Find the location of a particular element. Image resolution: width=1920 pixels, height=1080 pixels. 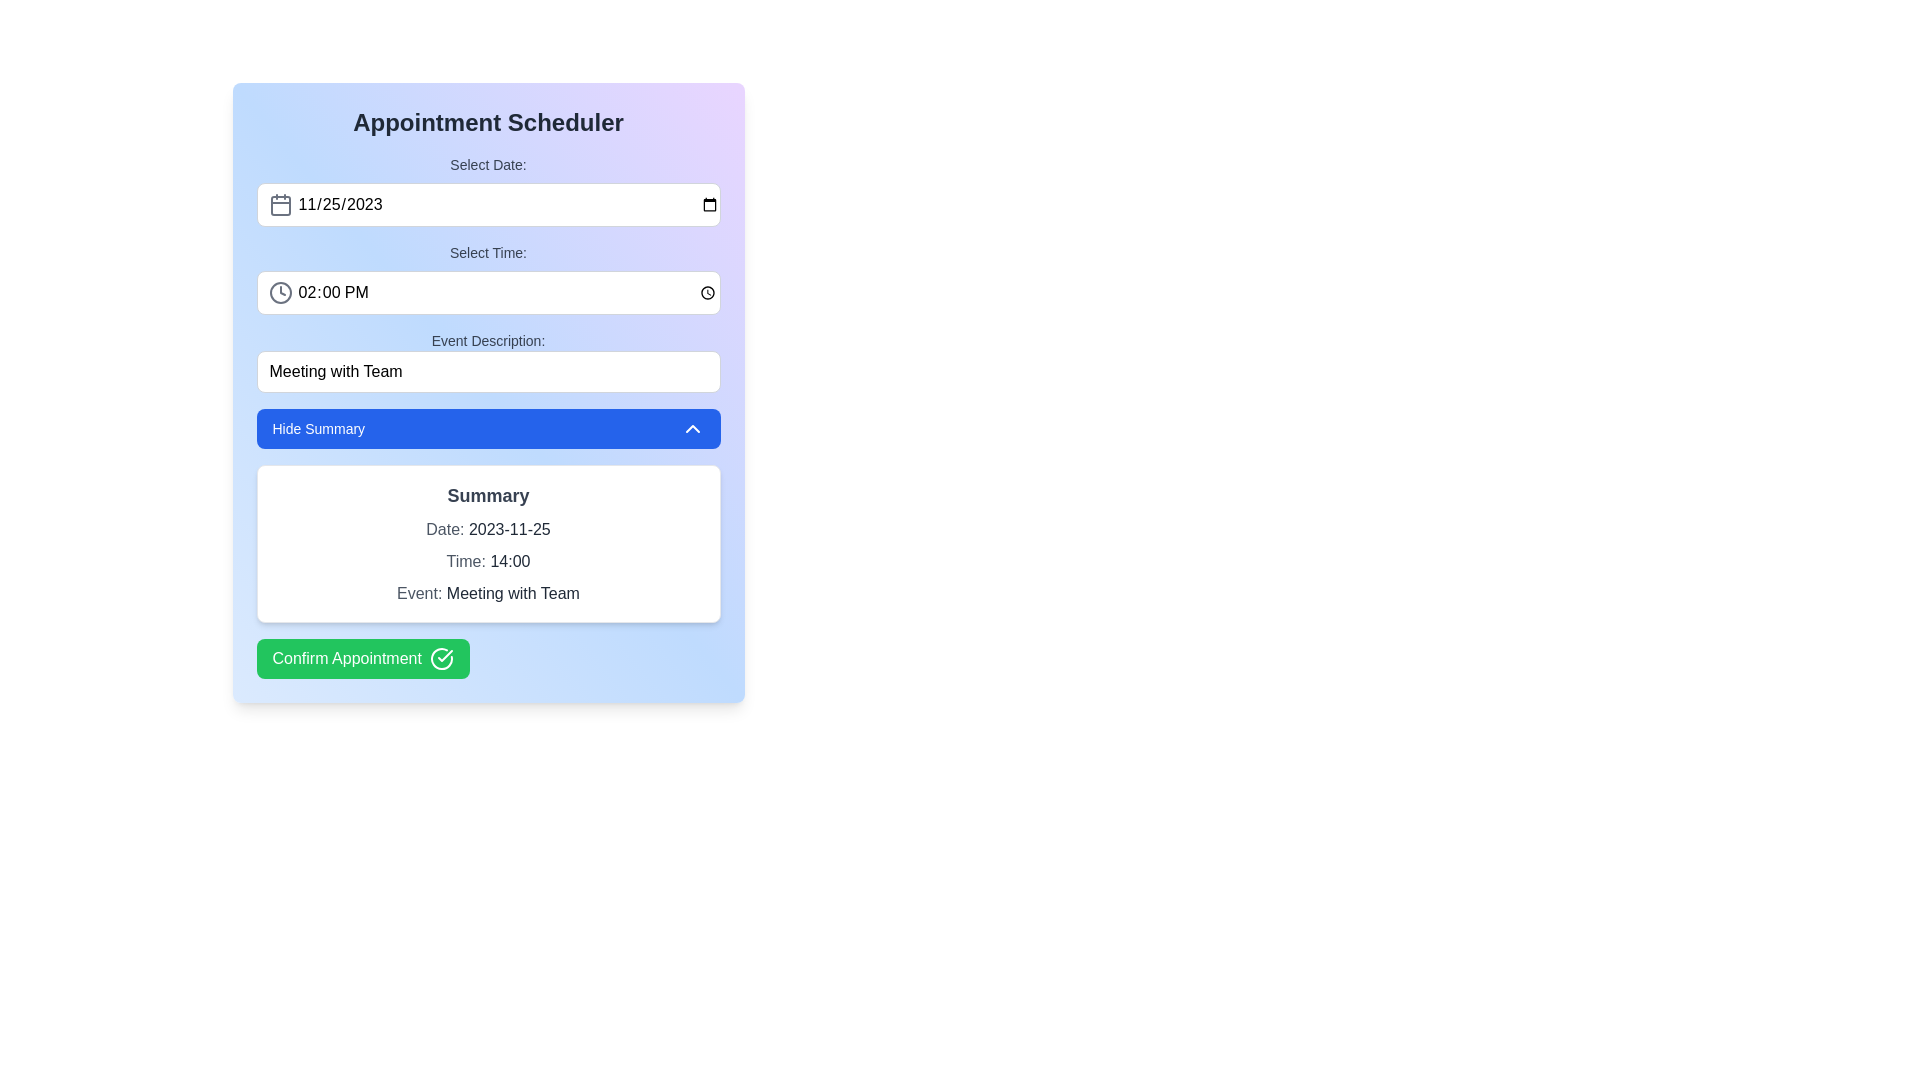

the text label that serves as a label for the date selection input field, which is positioned below the 'Appointment Scheduler' header and above the date input field is located at coordinates (488, 164).